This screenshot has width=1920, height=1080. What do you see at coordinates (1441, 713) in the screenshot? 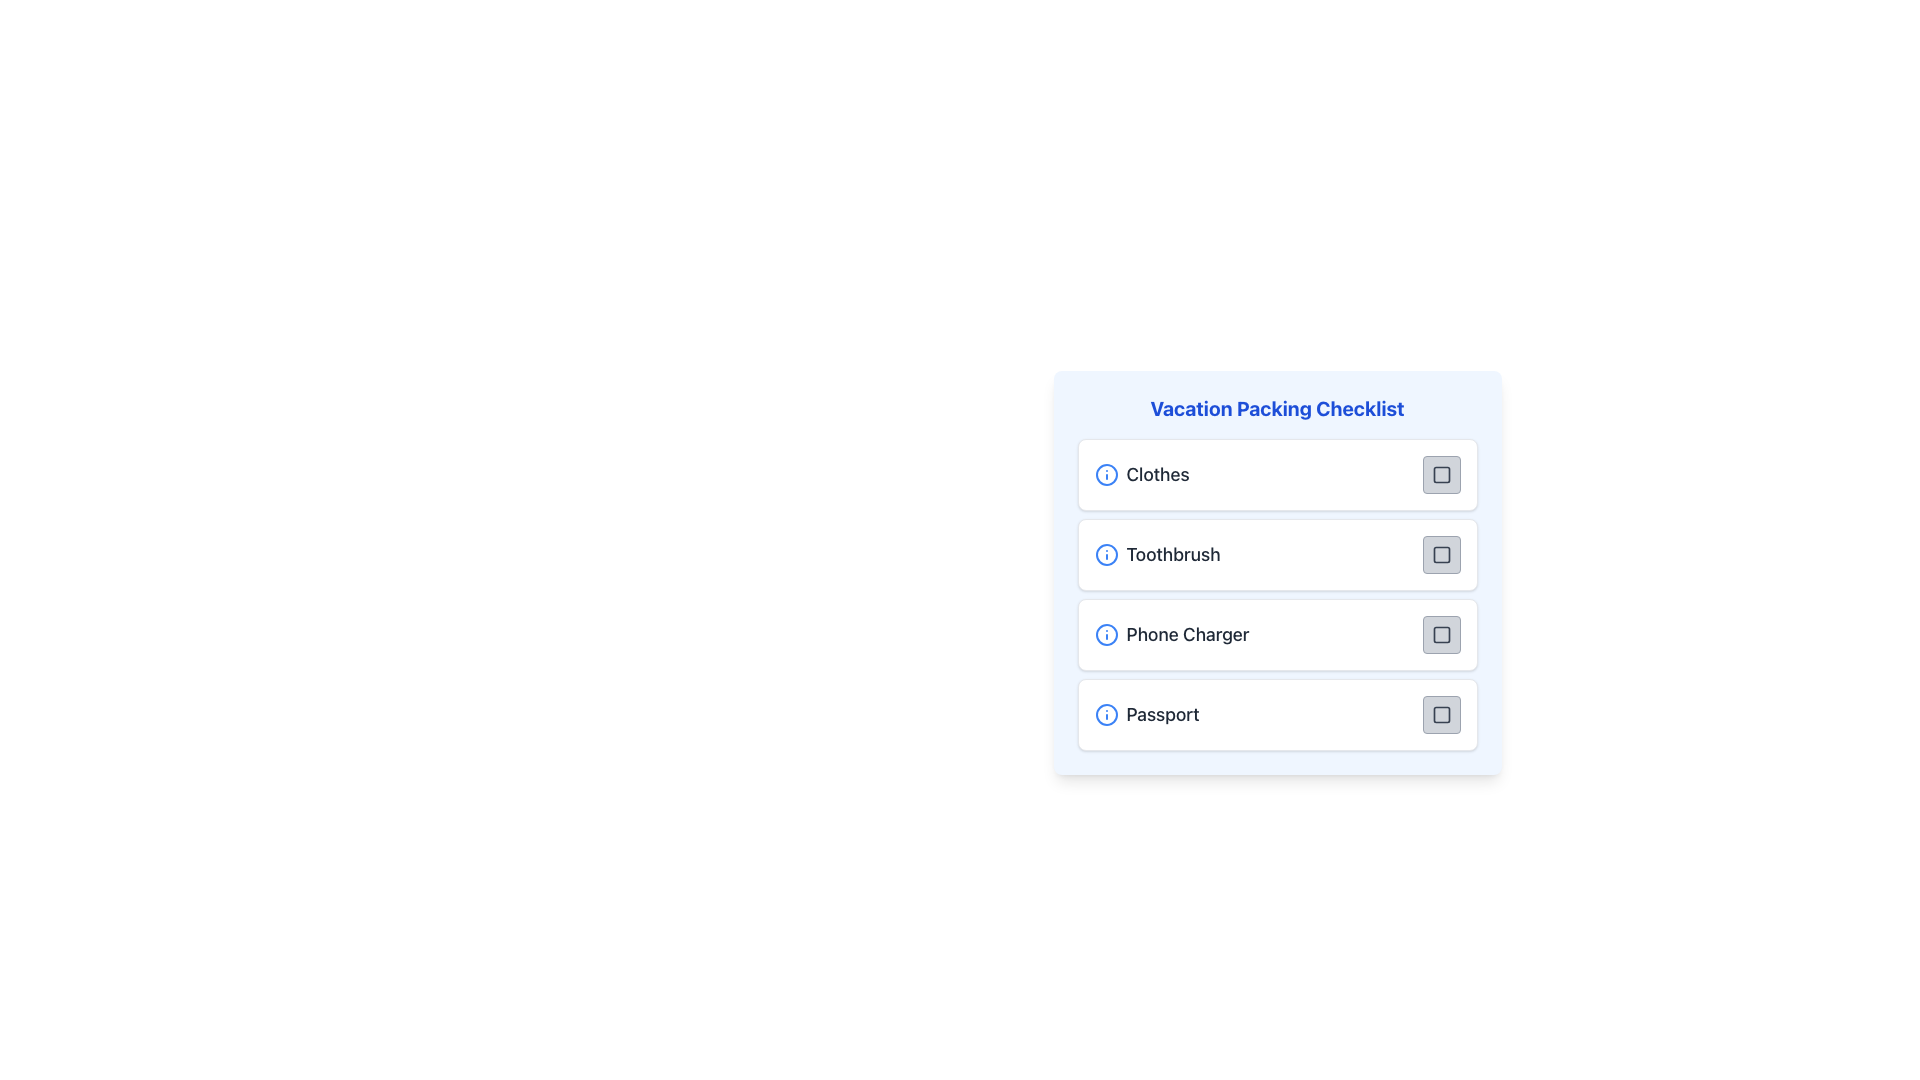
I see `the checkbox associated with the 'Passport' label` at bounding box center [1441, 713].